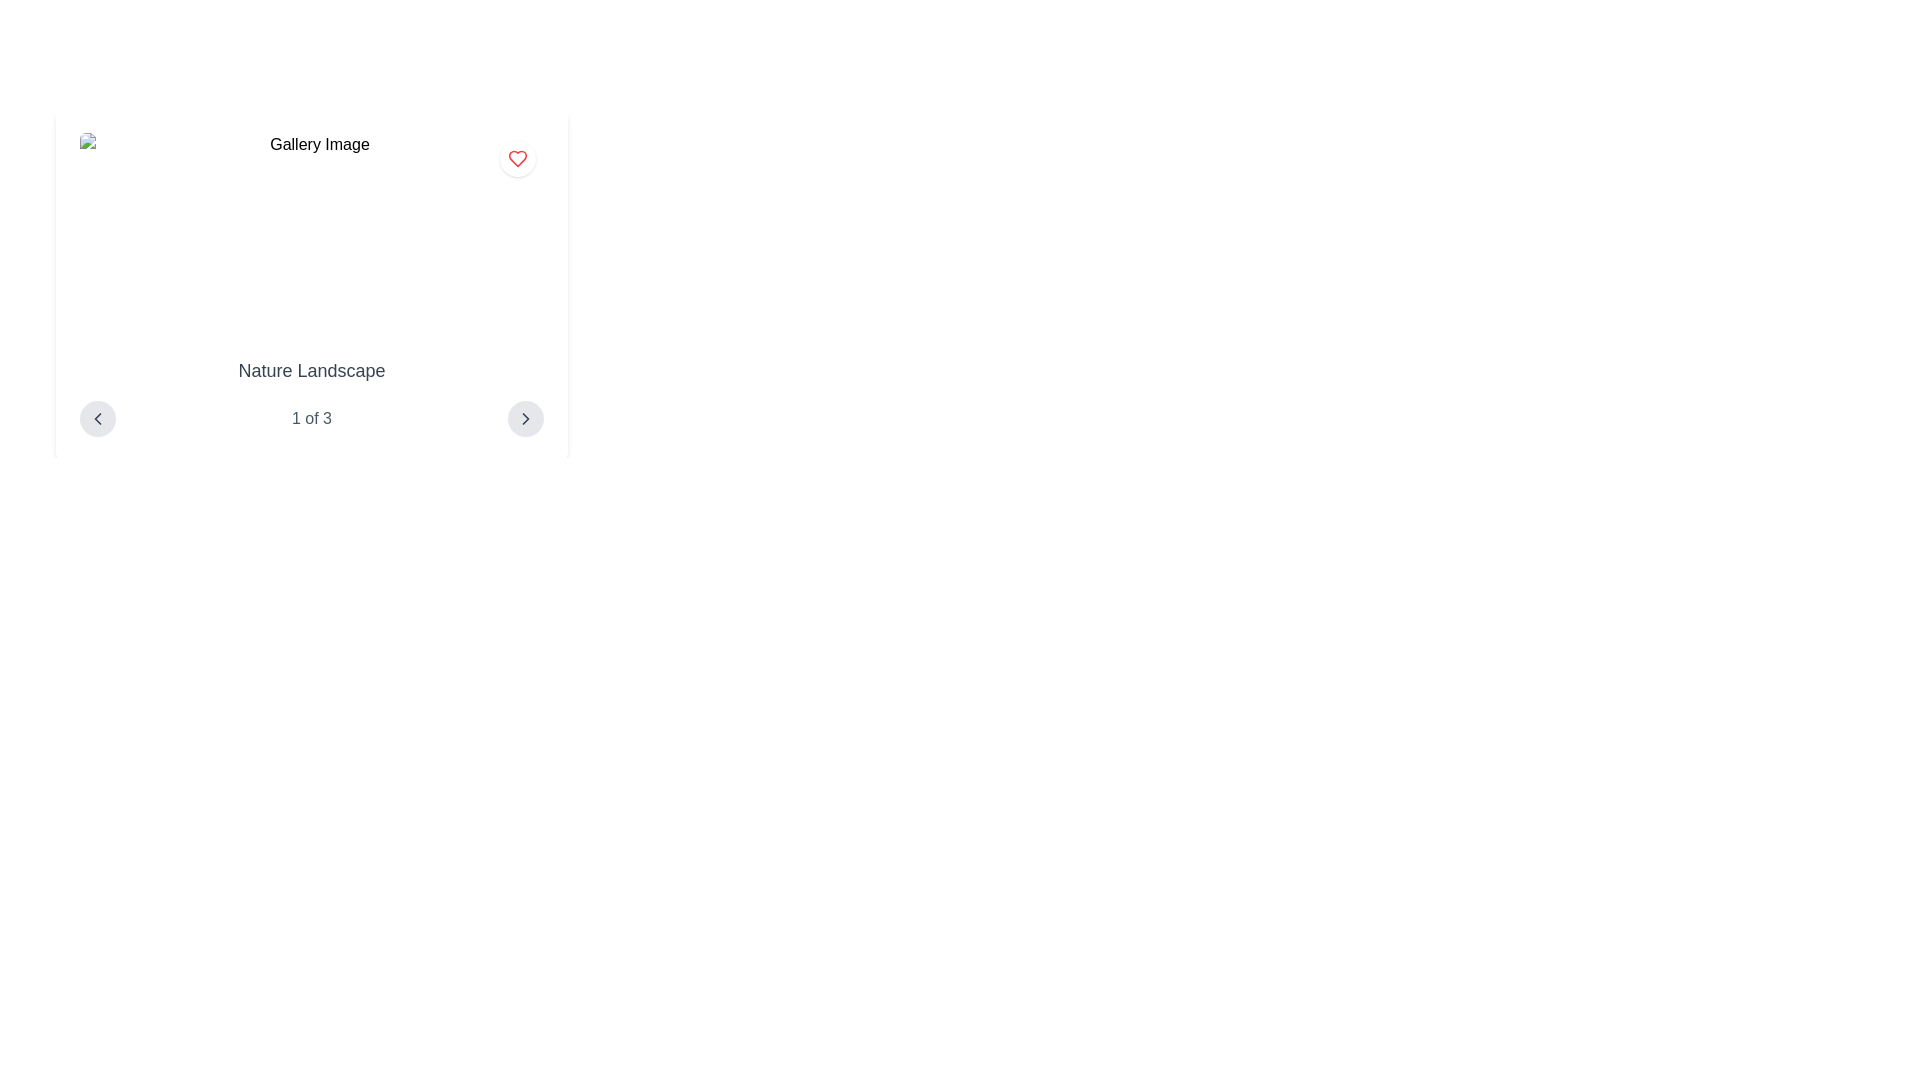 This screenshot has height=1080, width=1920. Describe the element at coordinates (518, 157) in the screenshot. I see `the stylized heart icon located towards the top-right corner of the gallery interface` at that location.